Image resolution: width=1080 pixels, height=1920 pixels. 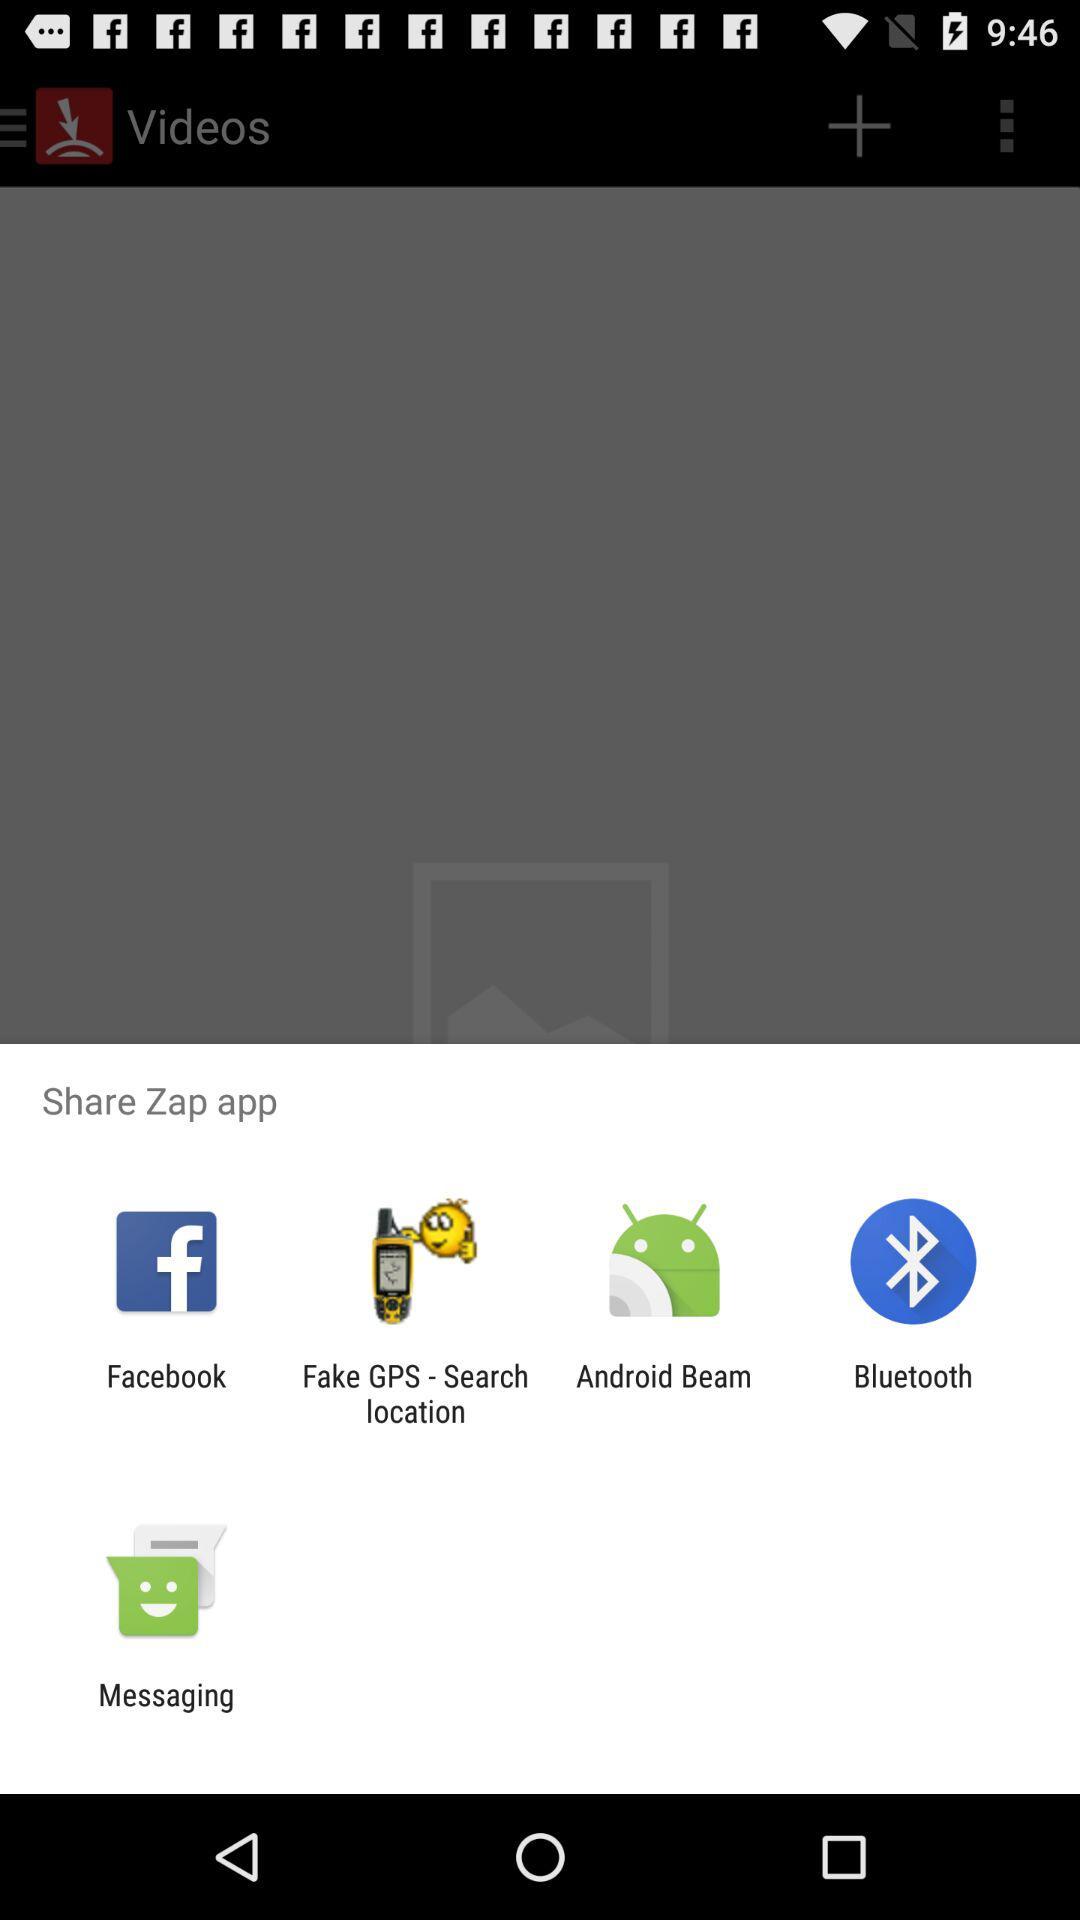 What do you see at coordinates (664, 1392) in the screenshot?
I see `the android beam icon` at bounding box center [664, 1392].